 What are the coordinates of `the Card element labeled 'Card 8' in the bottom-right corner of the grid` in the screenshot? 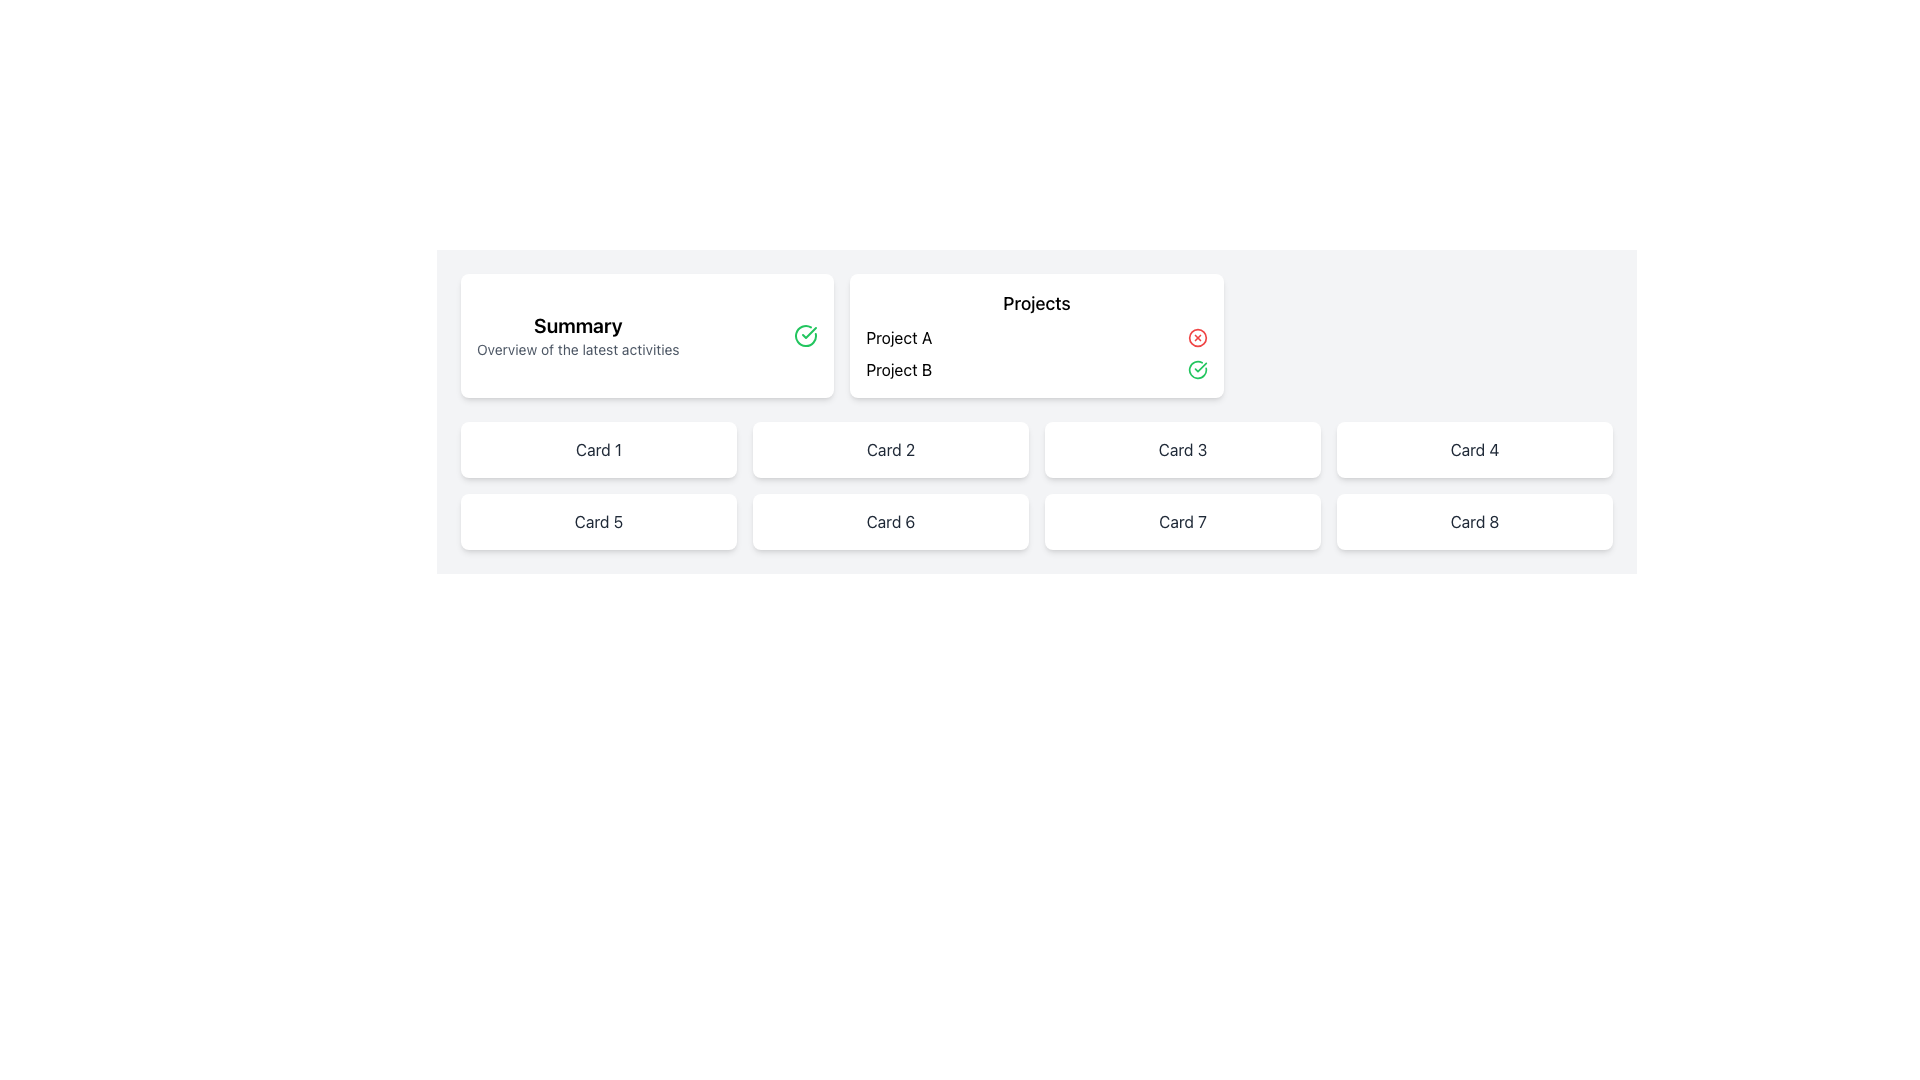 It's located at (1474, 520).